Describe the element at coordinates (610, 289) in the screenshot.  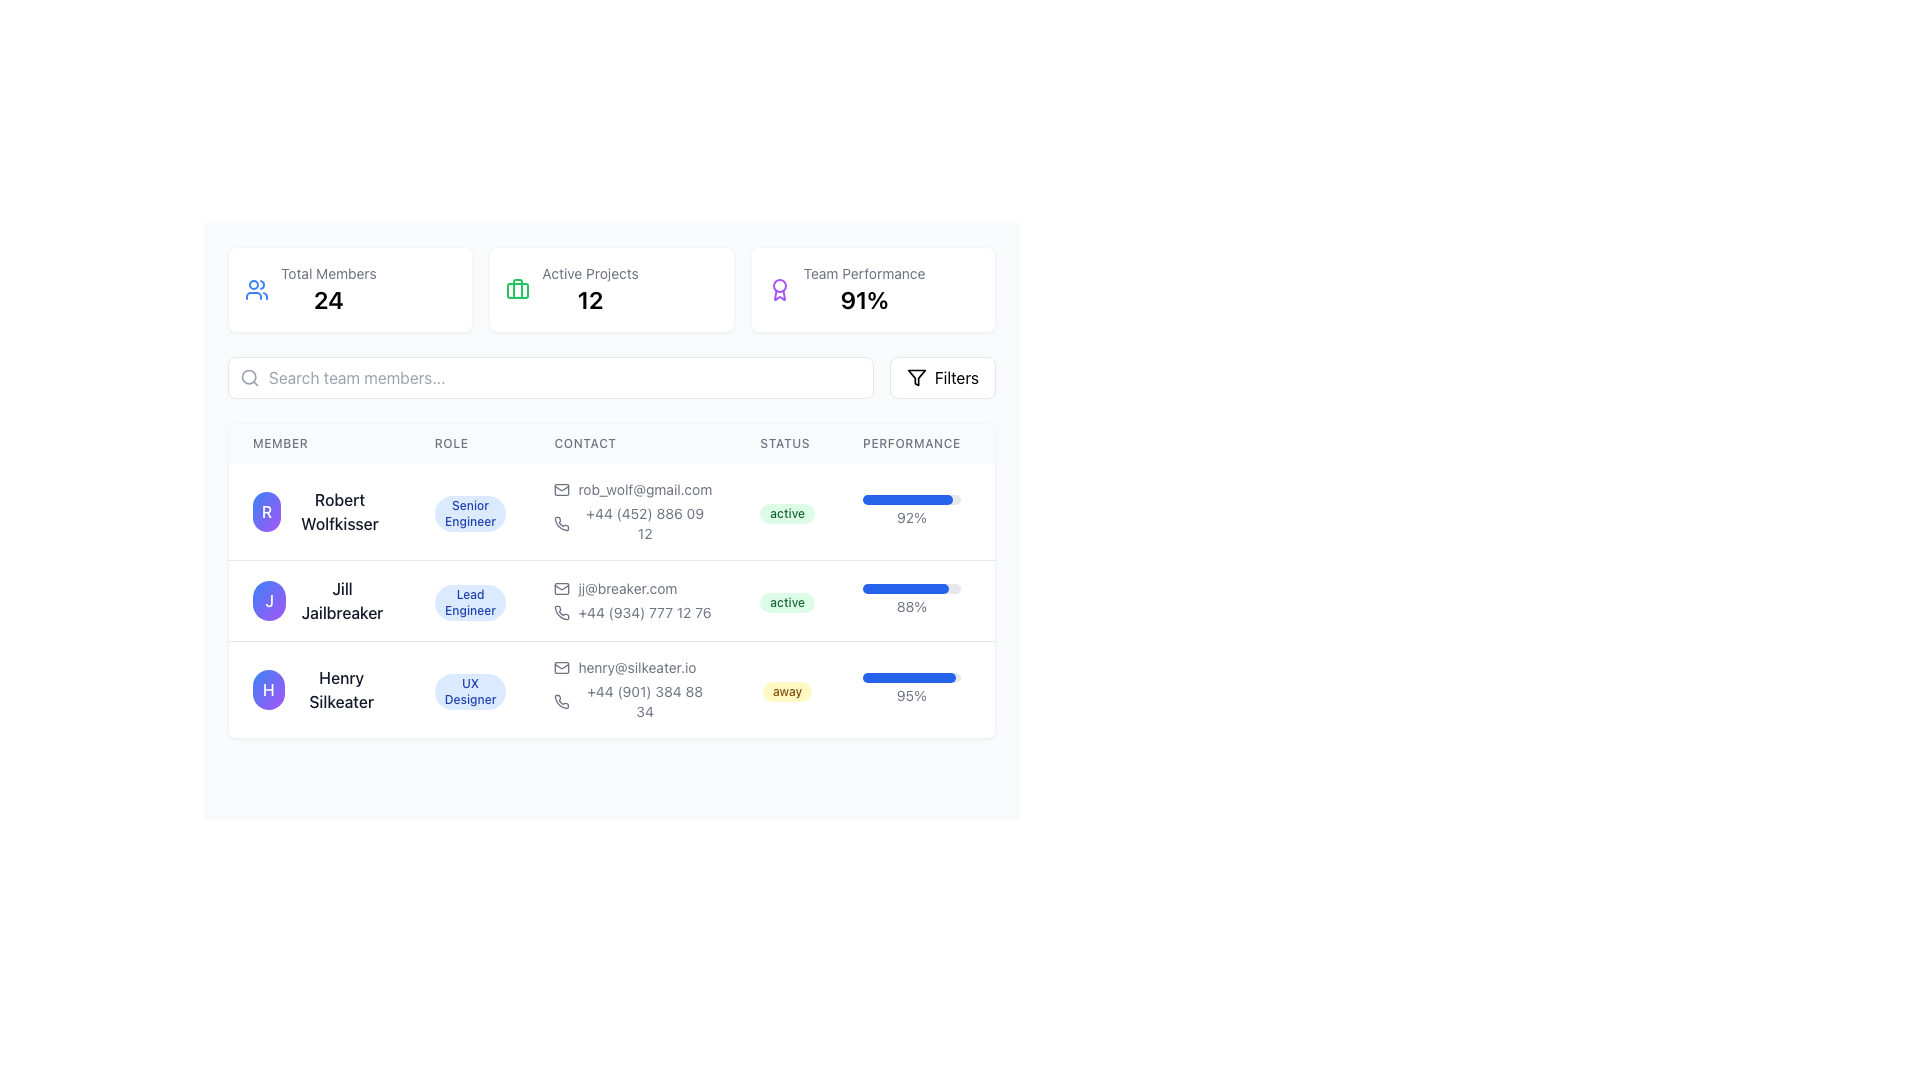
I see `displayed number '12' and title 'Active Projects' from the Summary Card, which is the second box in the grid located between 'Total Members' and 'Team Performance'` at that location.